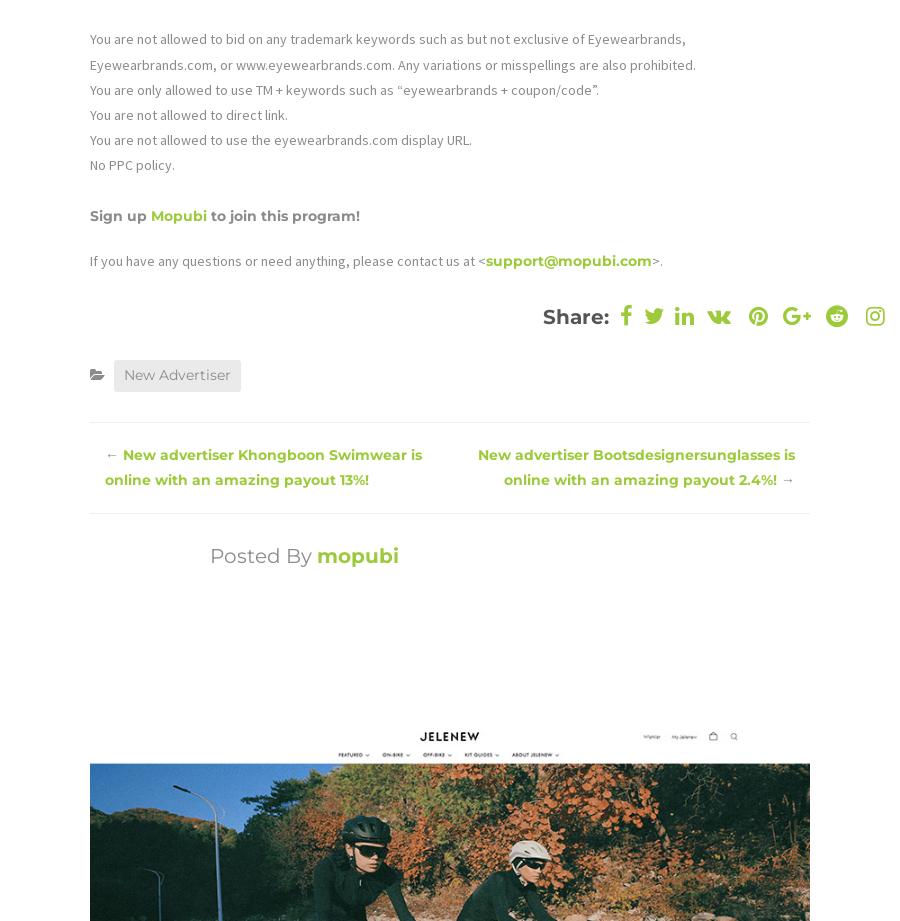  Describe the element at coordinates (568, 258) in the screenshot. I see `'support@mopubi.com'` at that location.